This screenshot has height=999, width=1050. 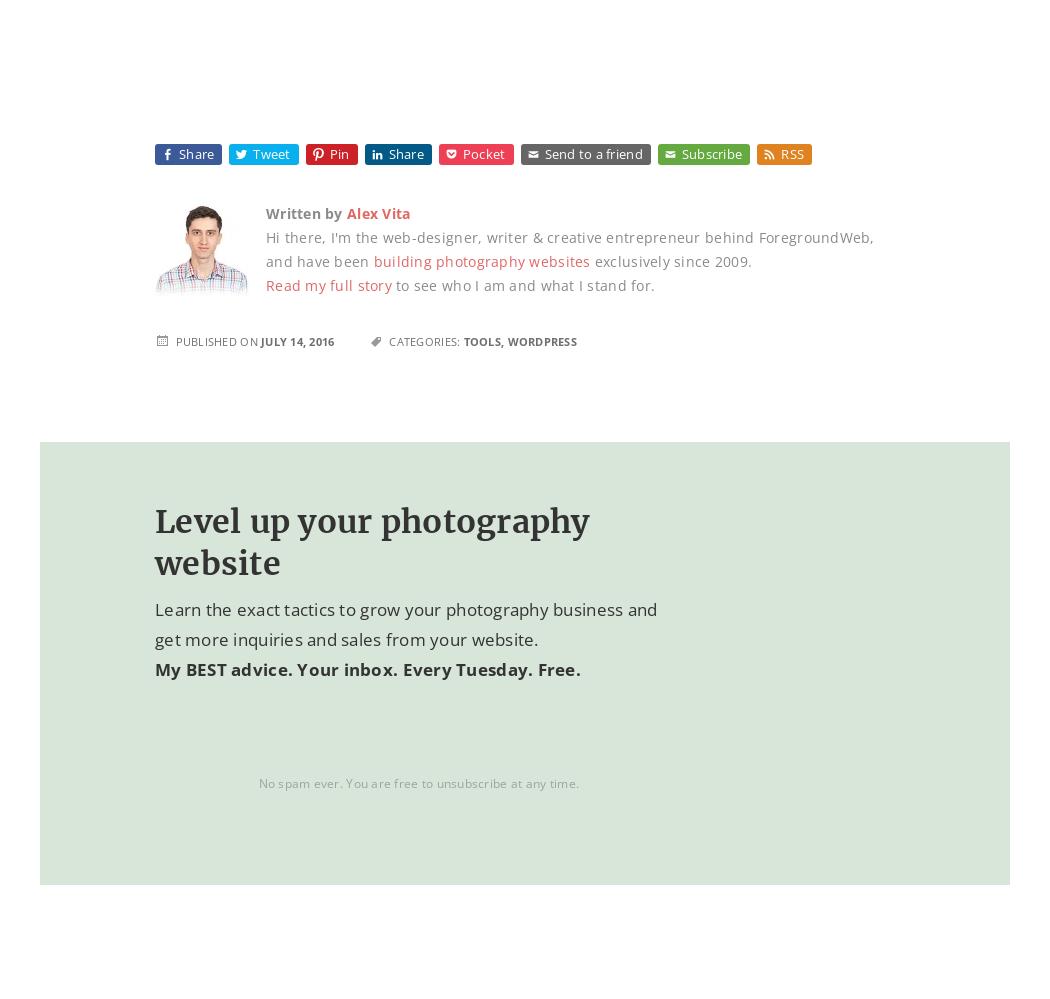 I want to click on 'Pocket', so click(x=483, y=154).